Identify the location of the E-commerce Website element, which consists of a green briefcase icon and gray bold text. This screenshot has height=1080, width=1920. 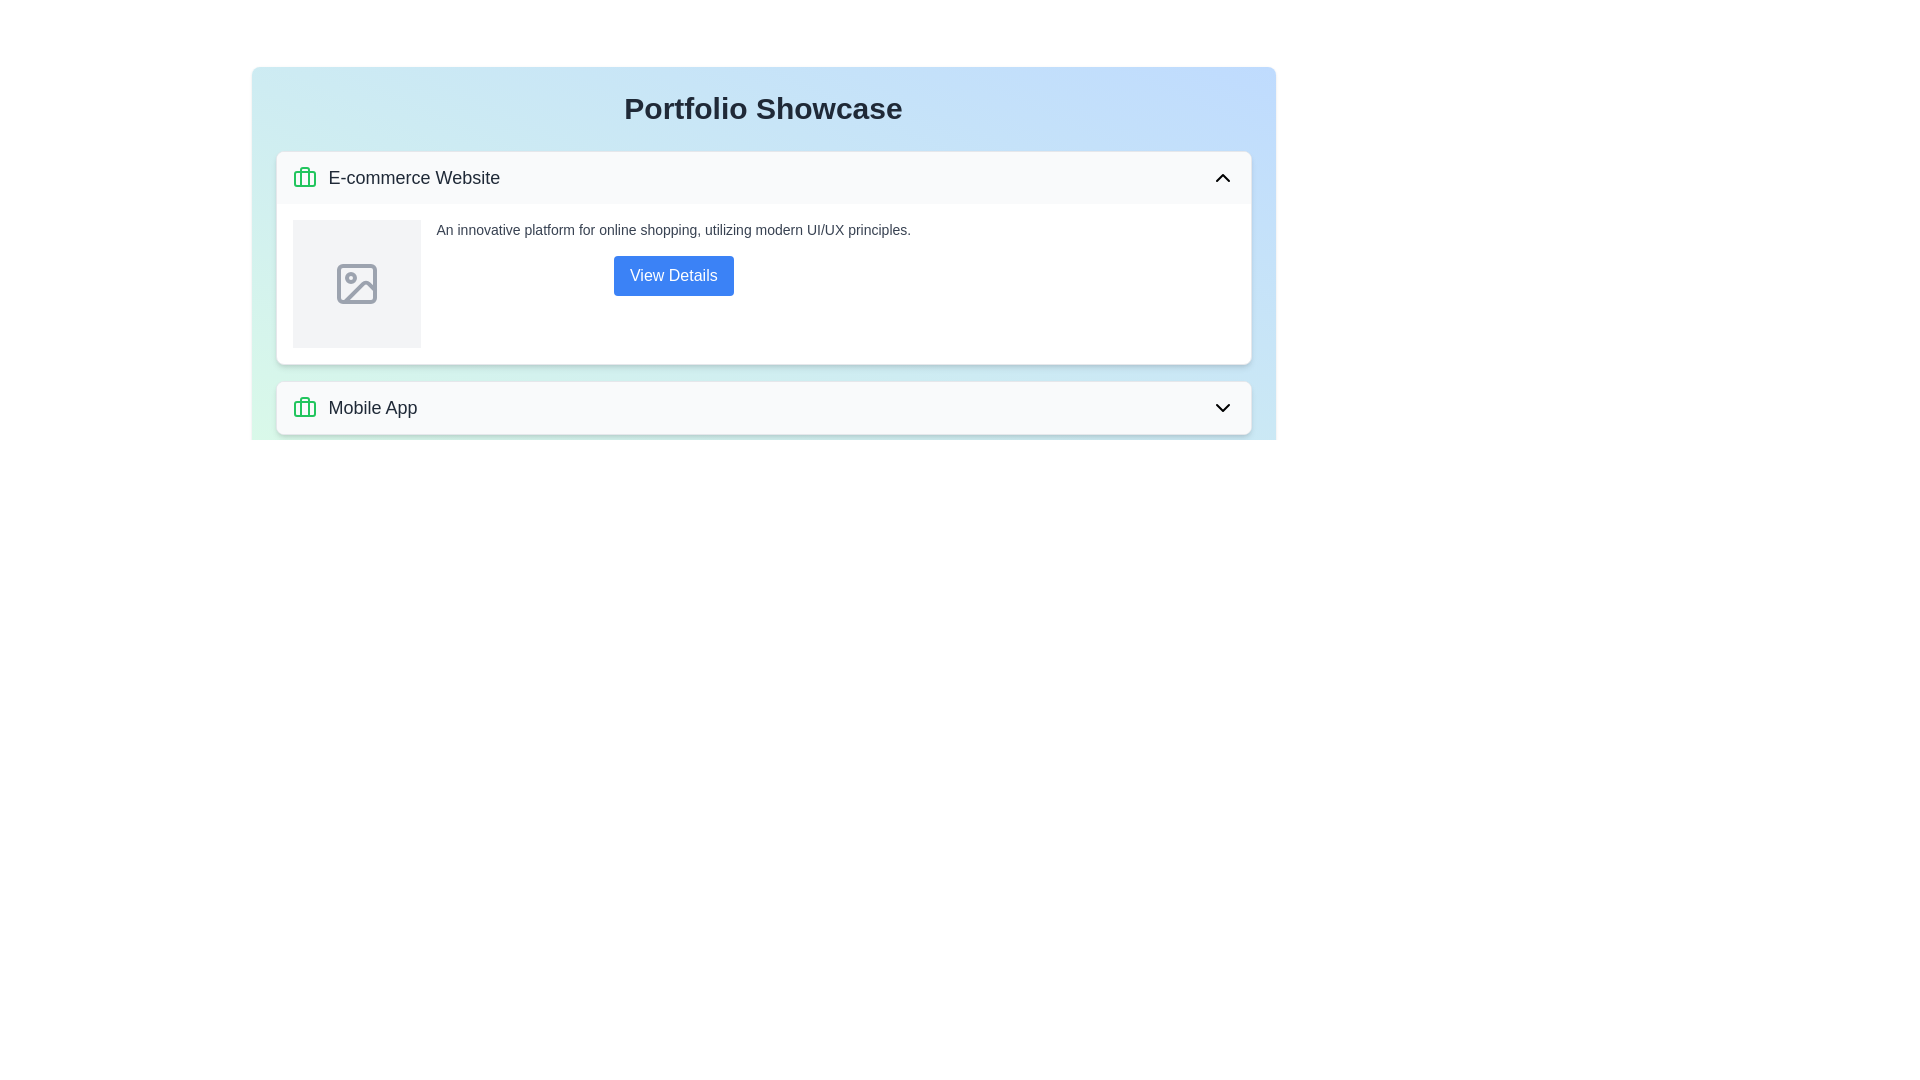
(396, 176).